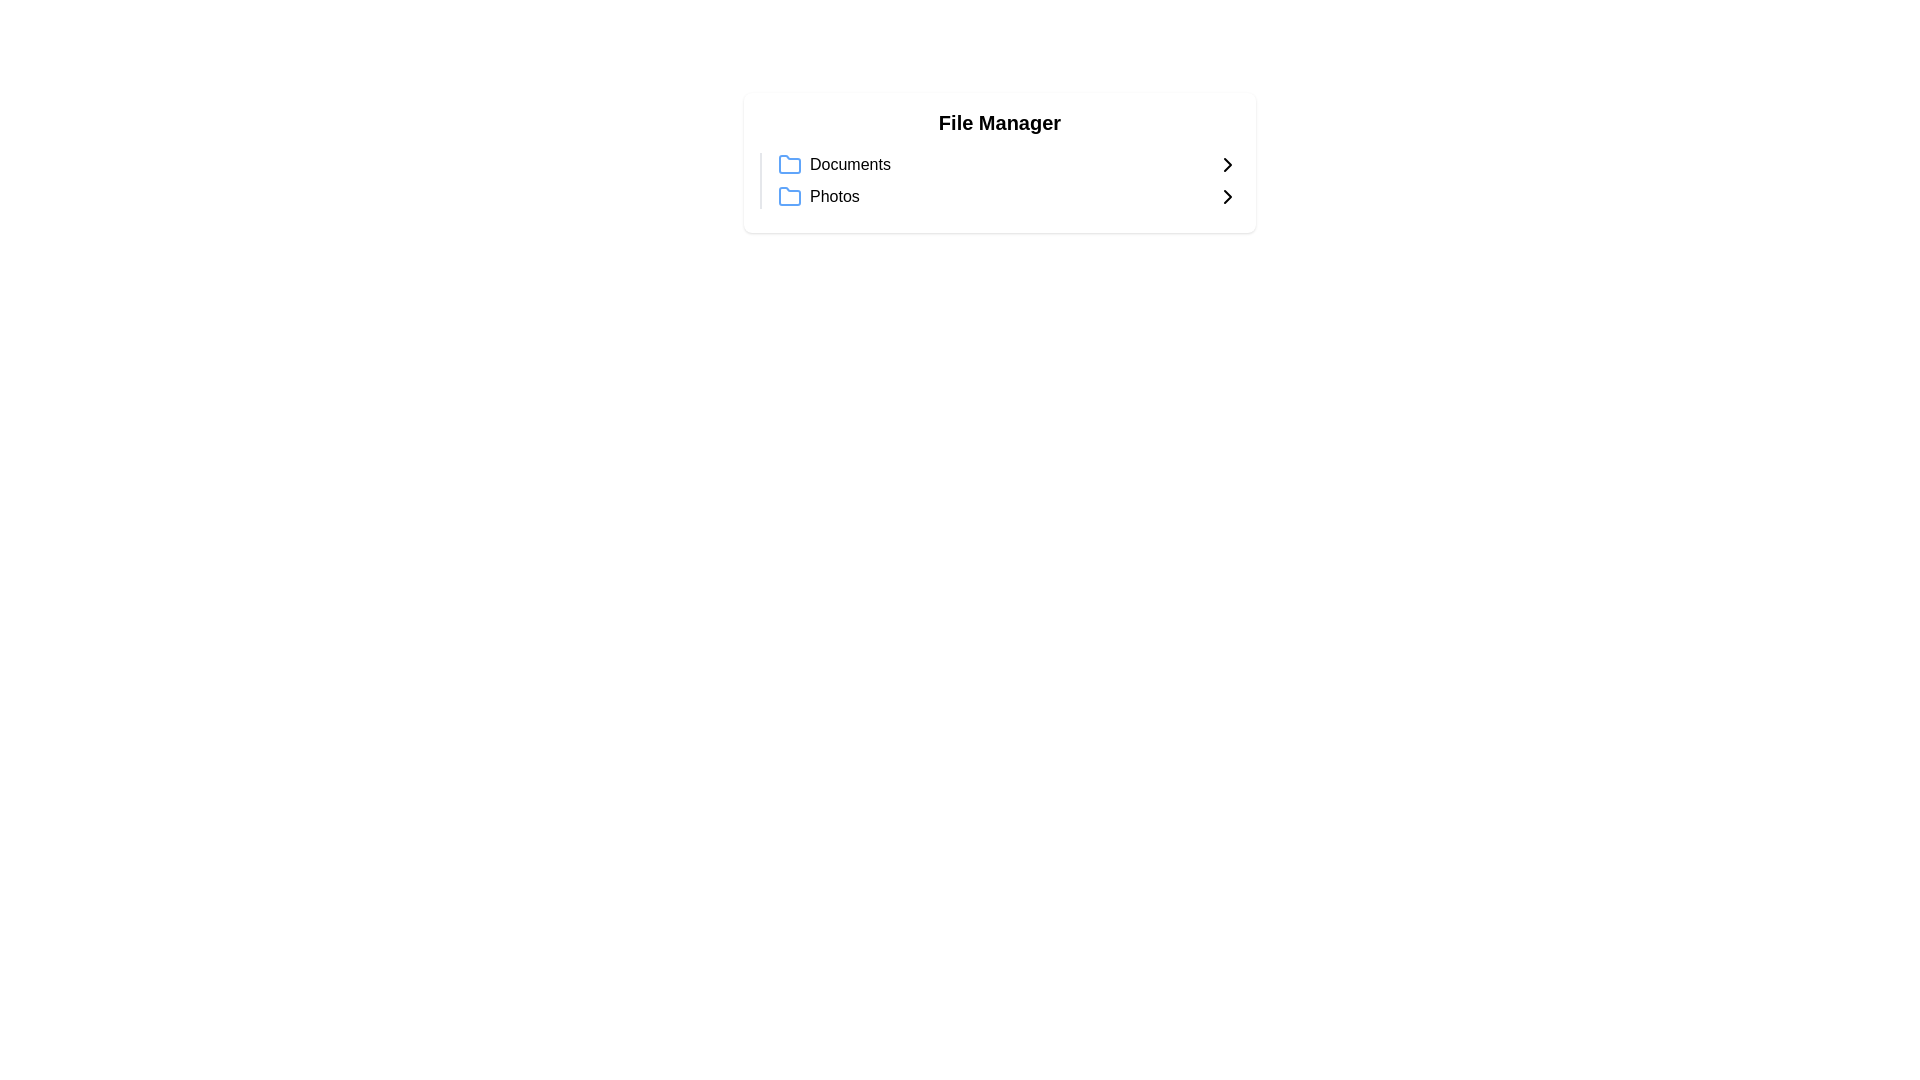  Describe the element at coordinates (1227, 196) in the screenshot. I see `the right-facing chevron icon next to the 'Photos' label` at that location.